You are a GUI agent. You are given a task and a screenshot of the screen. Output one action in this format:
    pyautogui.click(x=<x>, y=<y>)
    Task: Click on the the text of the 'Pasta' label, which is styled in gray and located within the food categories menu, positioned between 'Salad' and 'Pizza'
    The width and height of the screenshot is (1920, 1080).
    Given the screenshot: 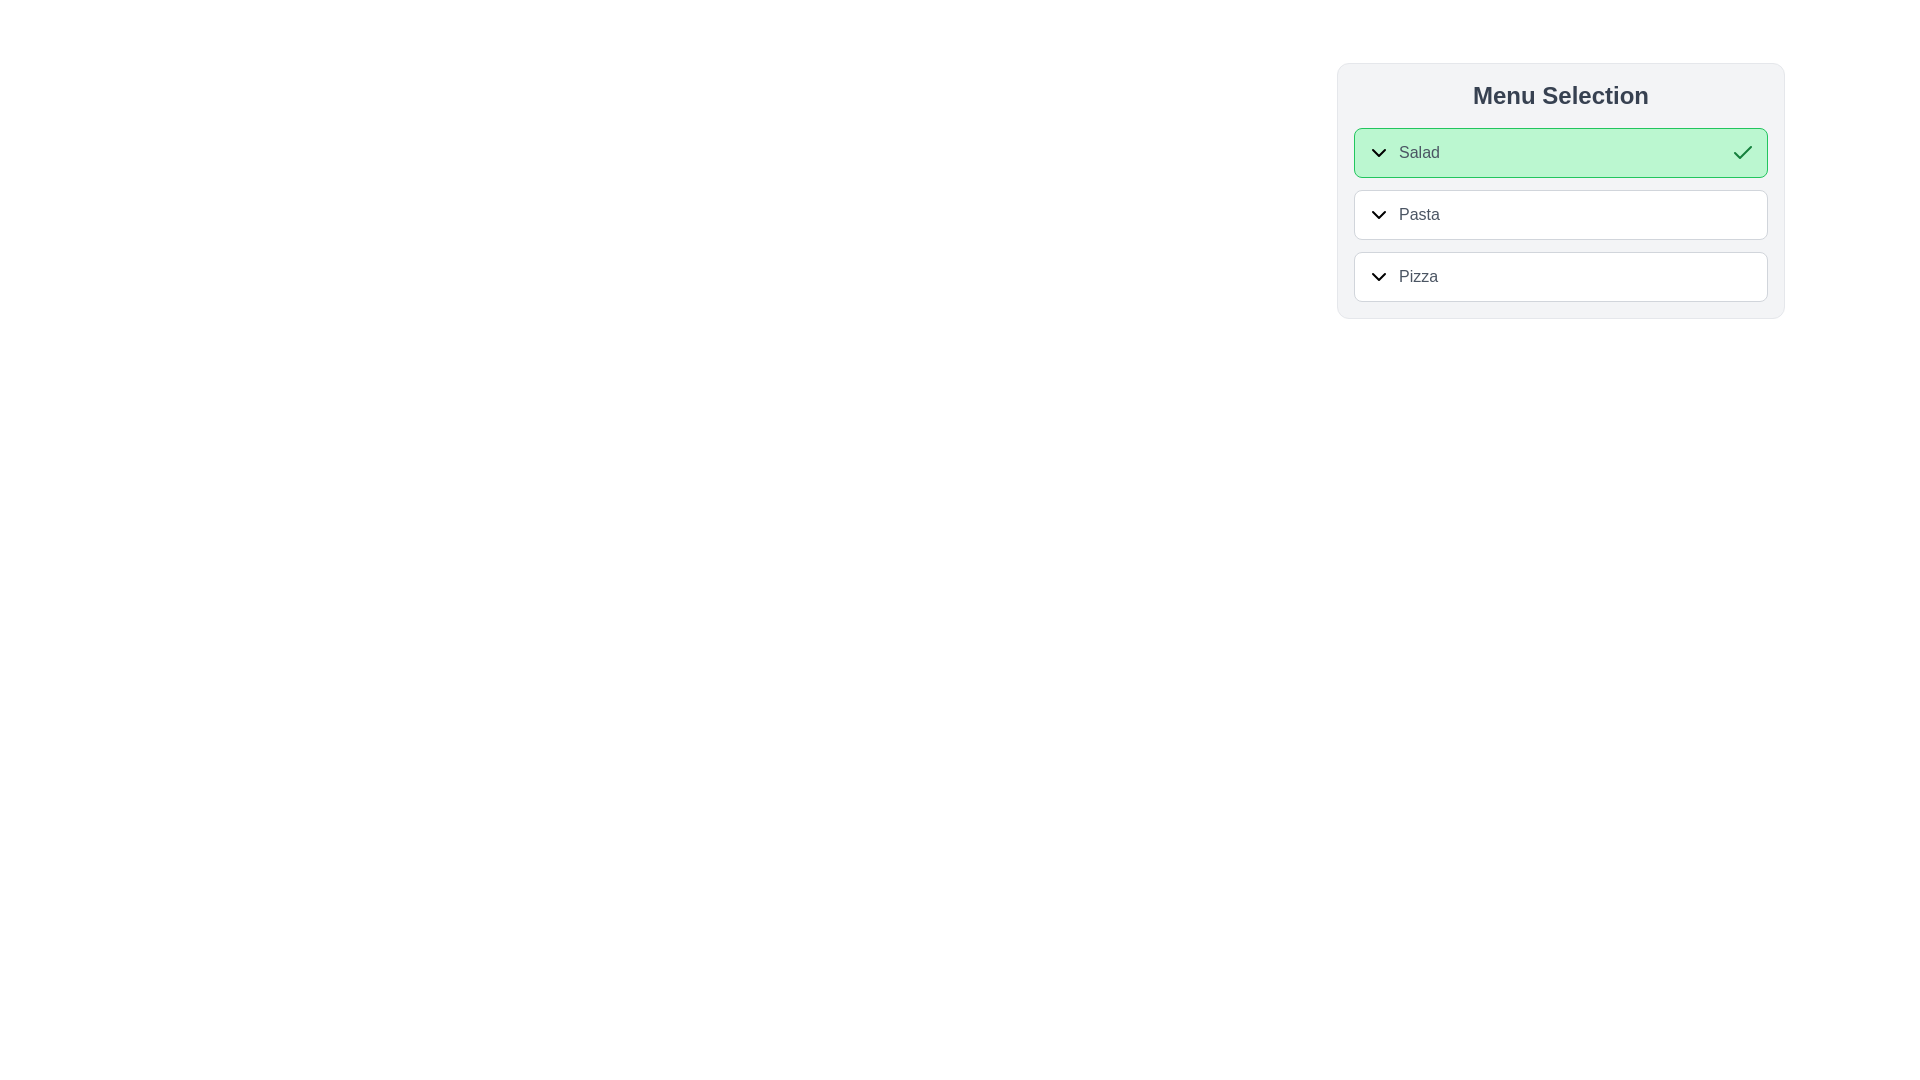 What is the action you would take?
    pyautogui.click(x=1418, y=215)
    